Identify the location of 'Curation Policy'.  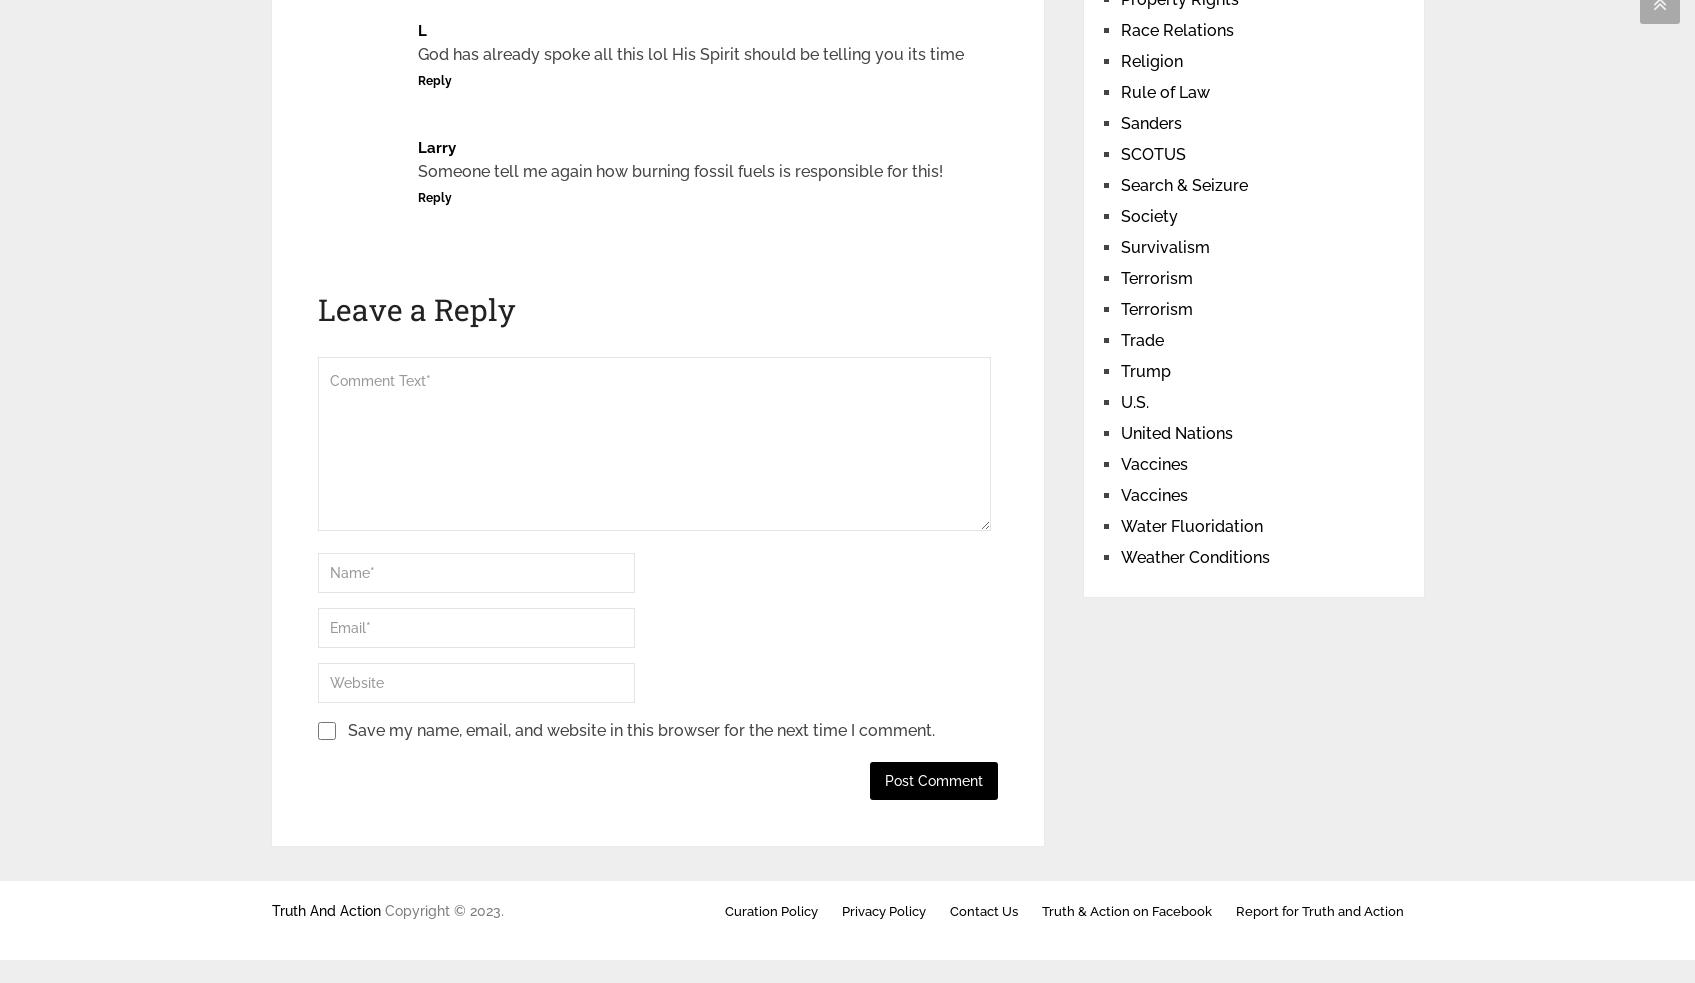
(769, 911).